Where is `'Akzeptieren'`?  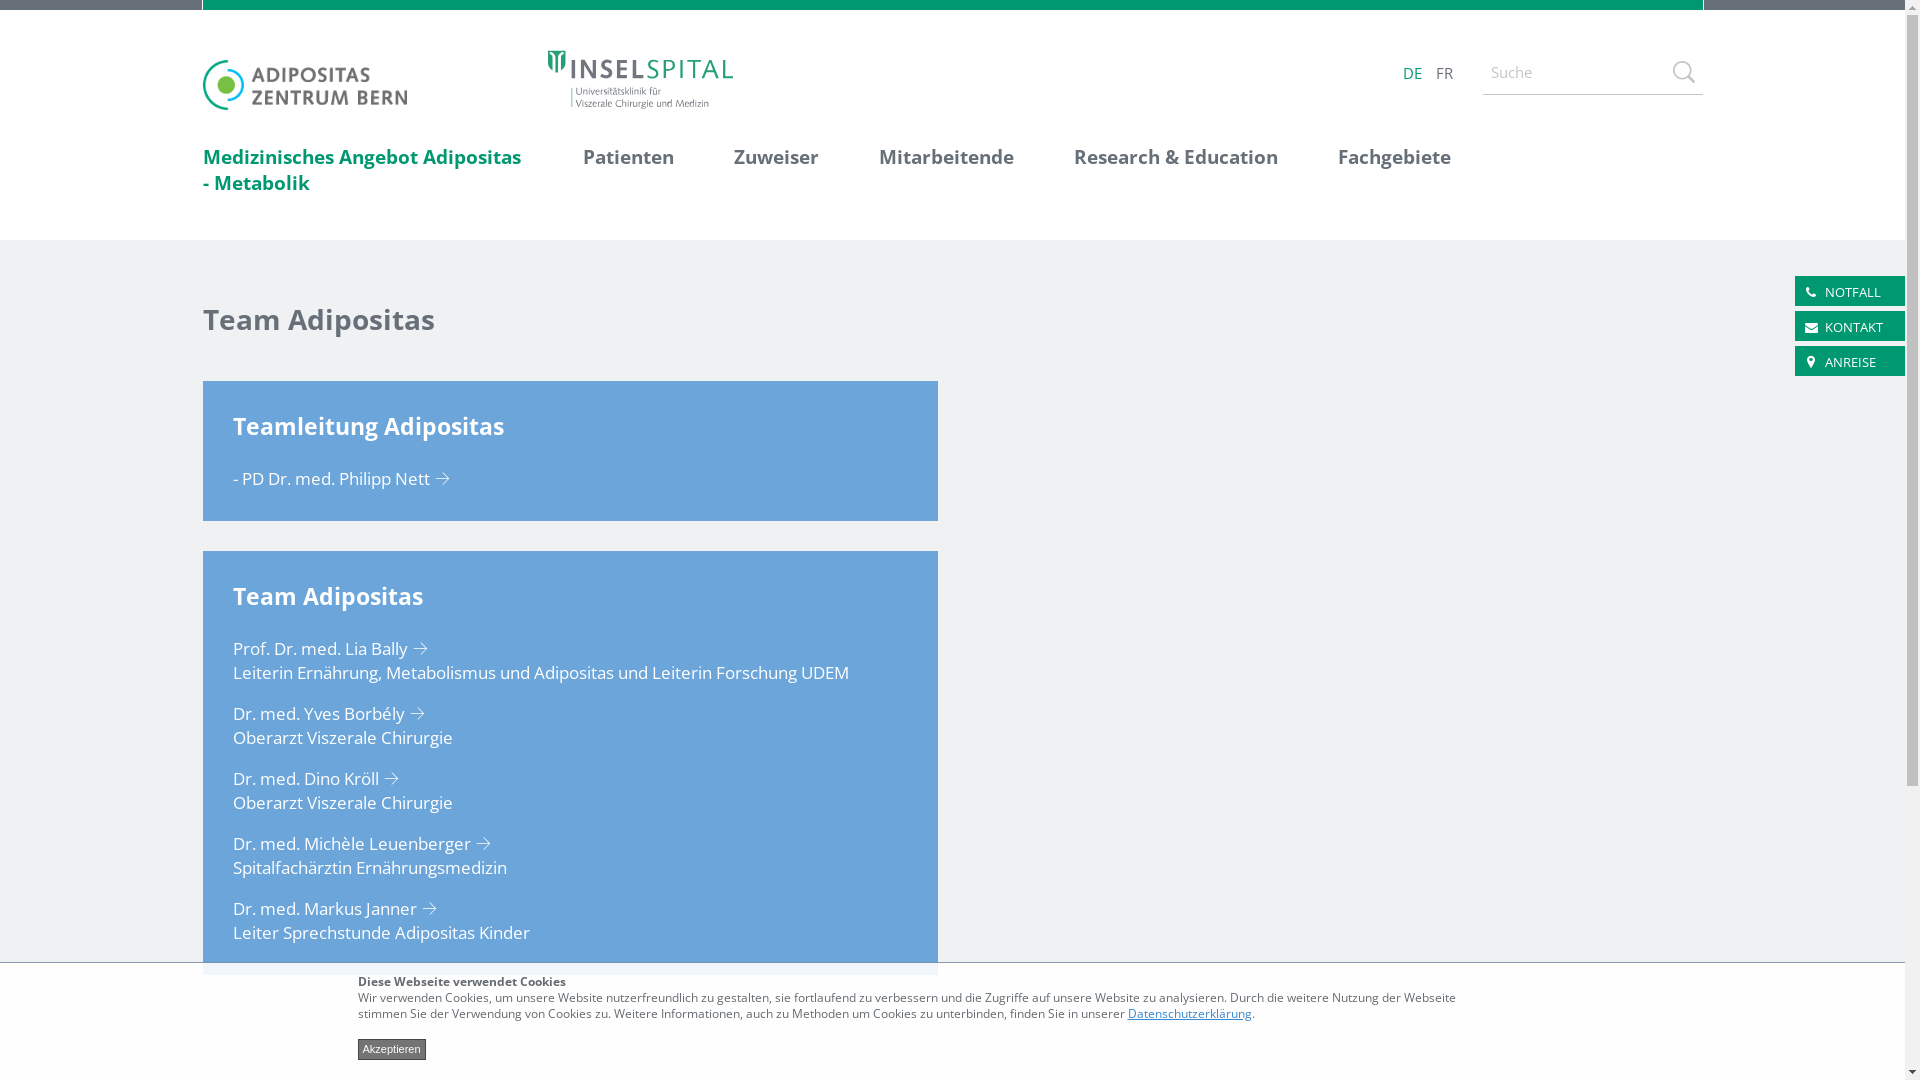 'Akzeptieren' is located at coordinates (392, 1048).